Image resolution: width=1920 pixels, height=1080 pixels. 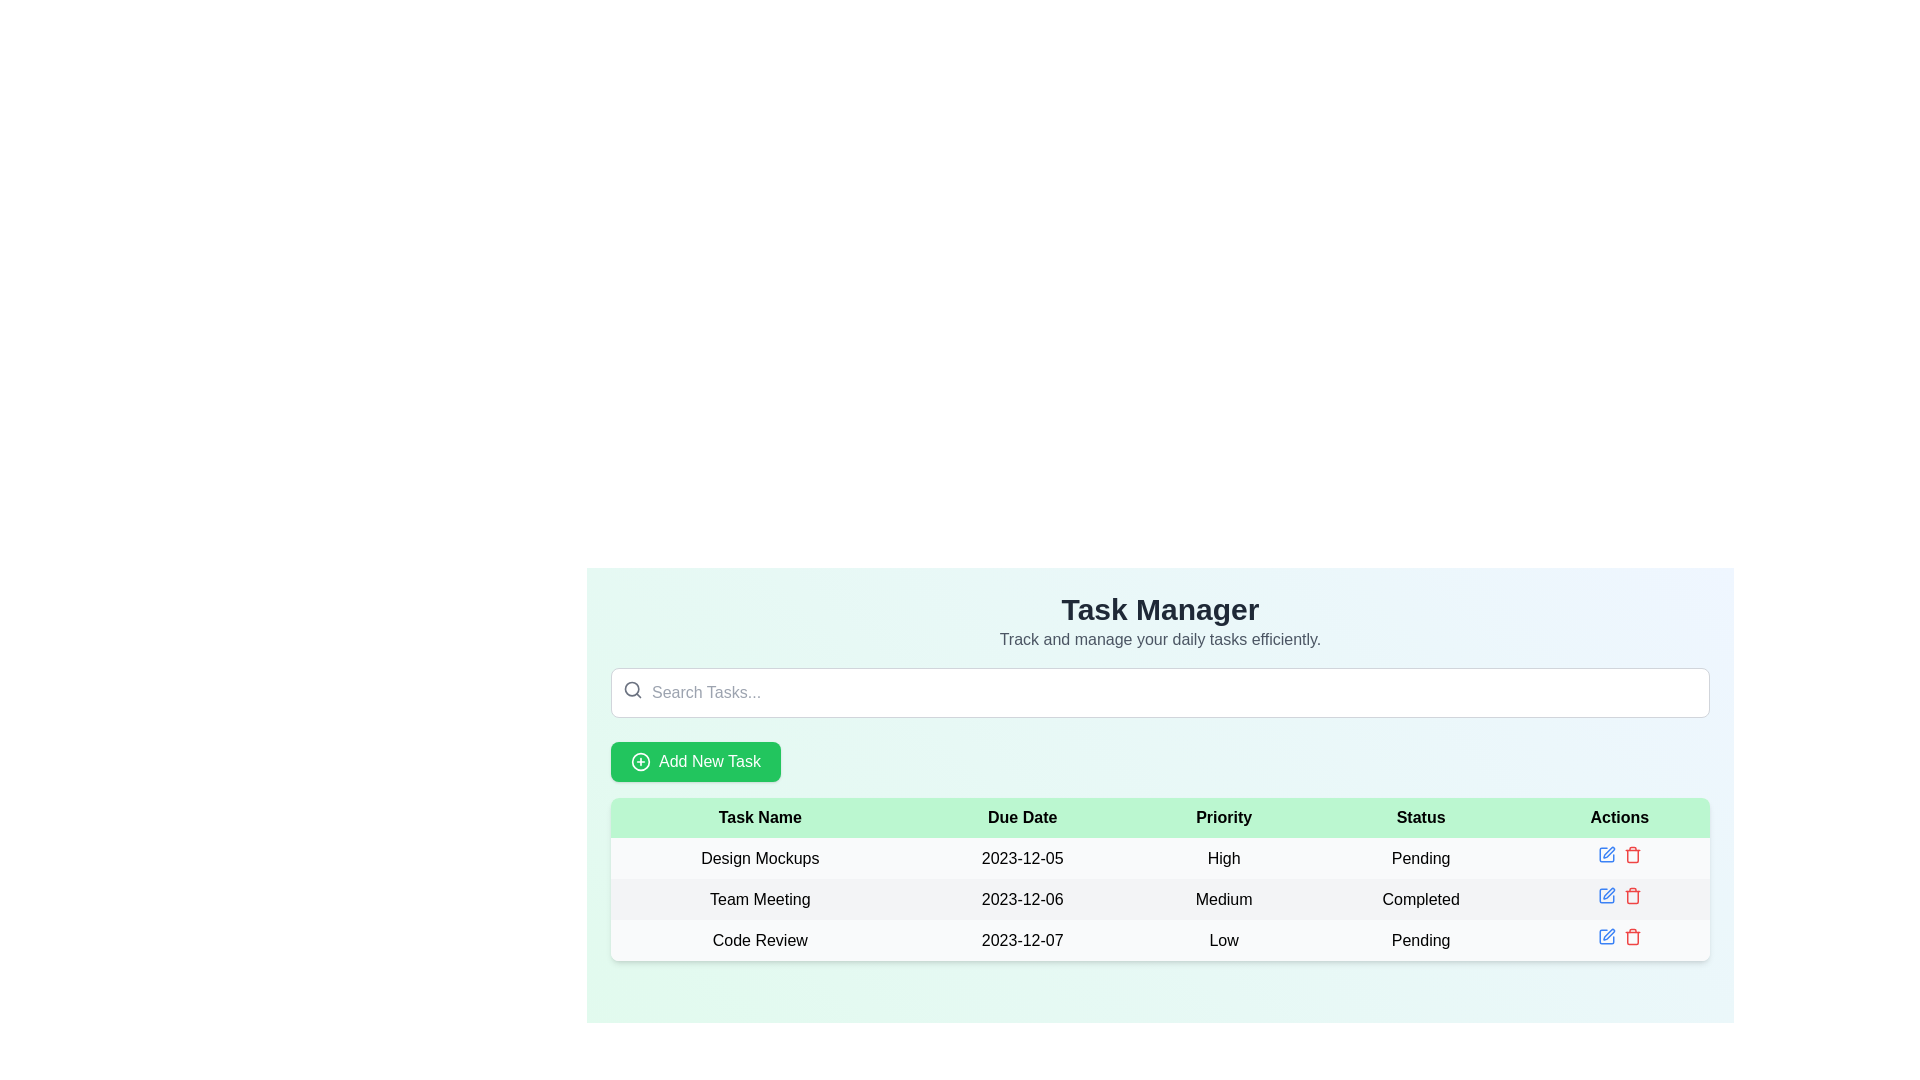 What do you see at coordinates (759, 940) in the screenshot?
I see `the text label displaying the name of the task in the 'Task Name' column for the task due on '2023-12-07', located in the third row of the tasks table` at bounding box center [759, 940].